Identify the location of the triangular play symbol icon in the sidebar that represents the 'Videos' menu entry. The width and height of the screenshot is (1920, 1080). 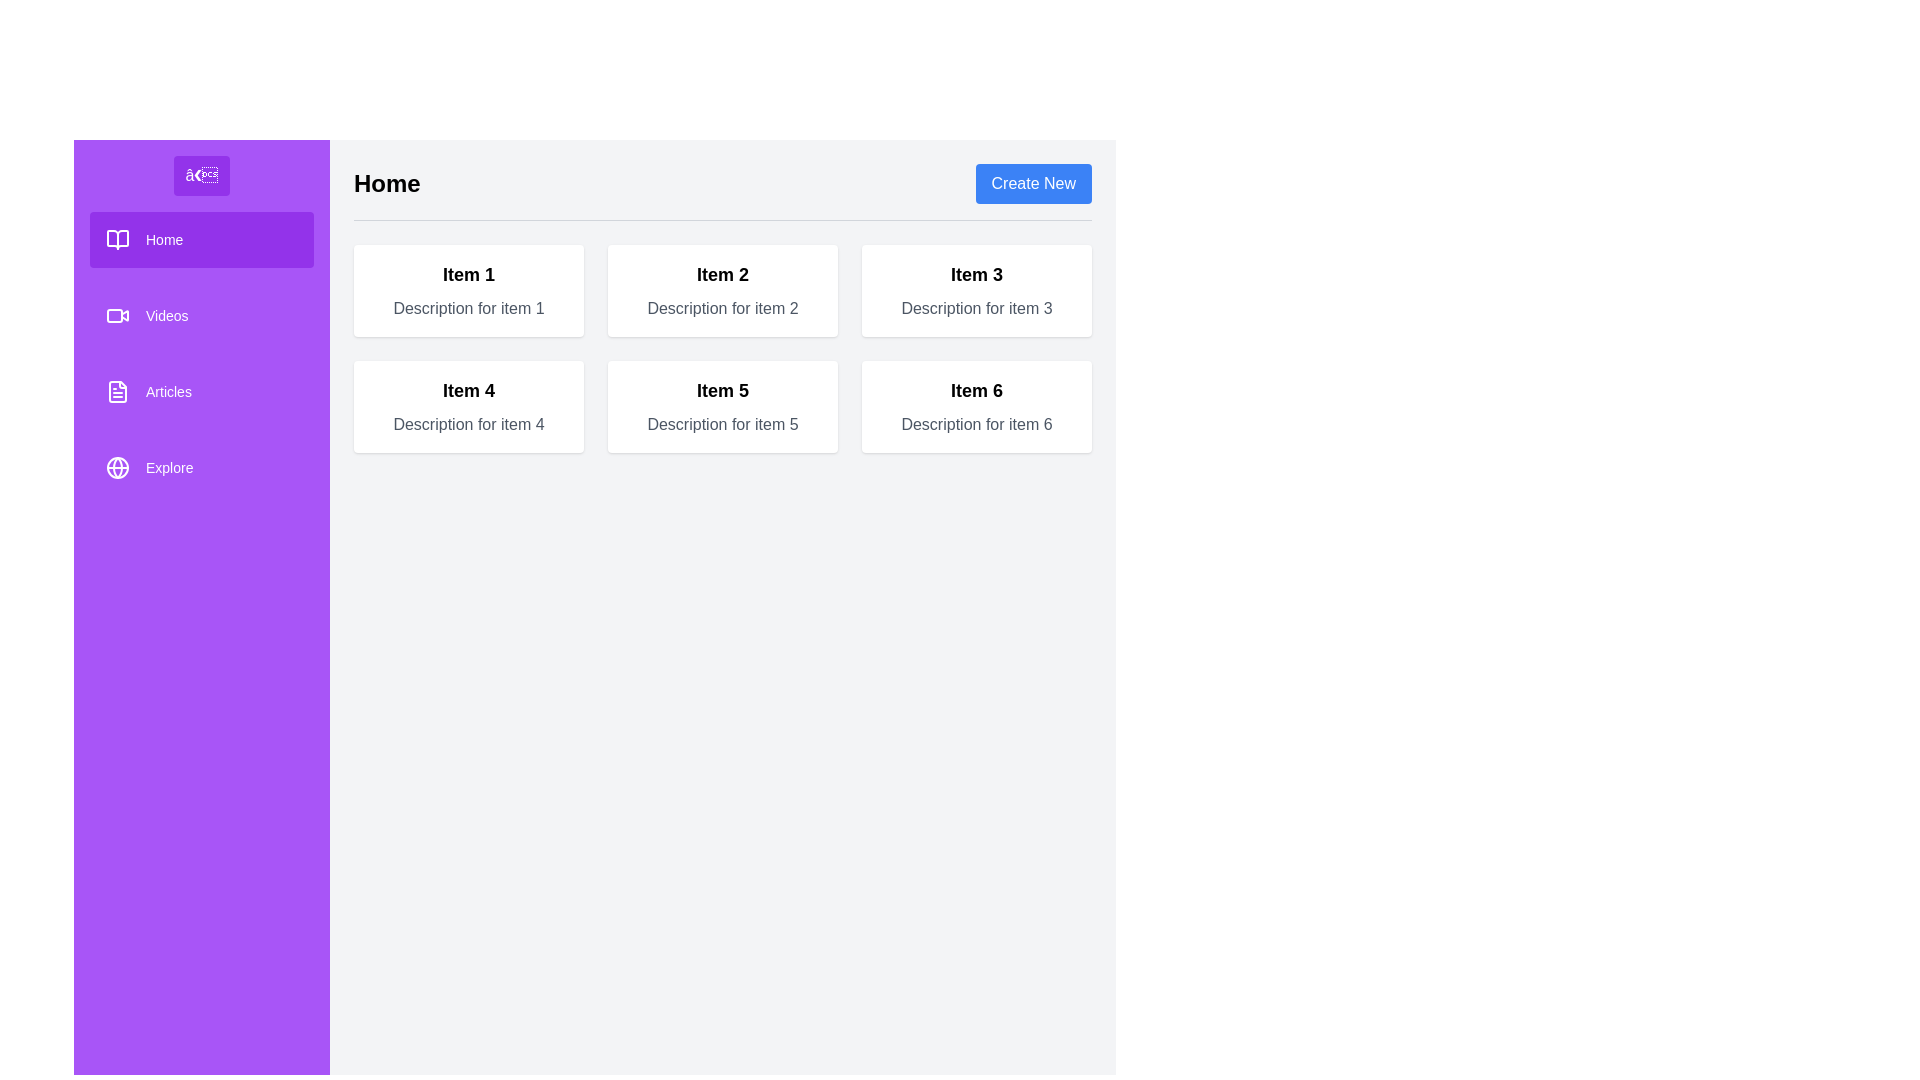
(123, 315).